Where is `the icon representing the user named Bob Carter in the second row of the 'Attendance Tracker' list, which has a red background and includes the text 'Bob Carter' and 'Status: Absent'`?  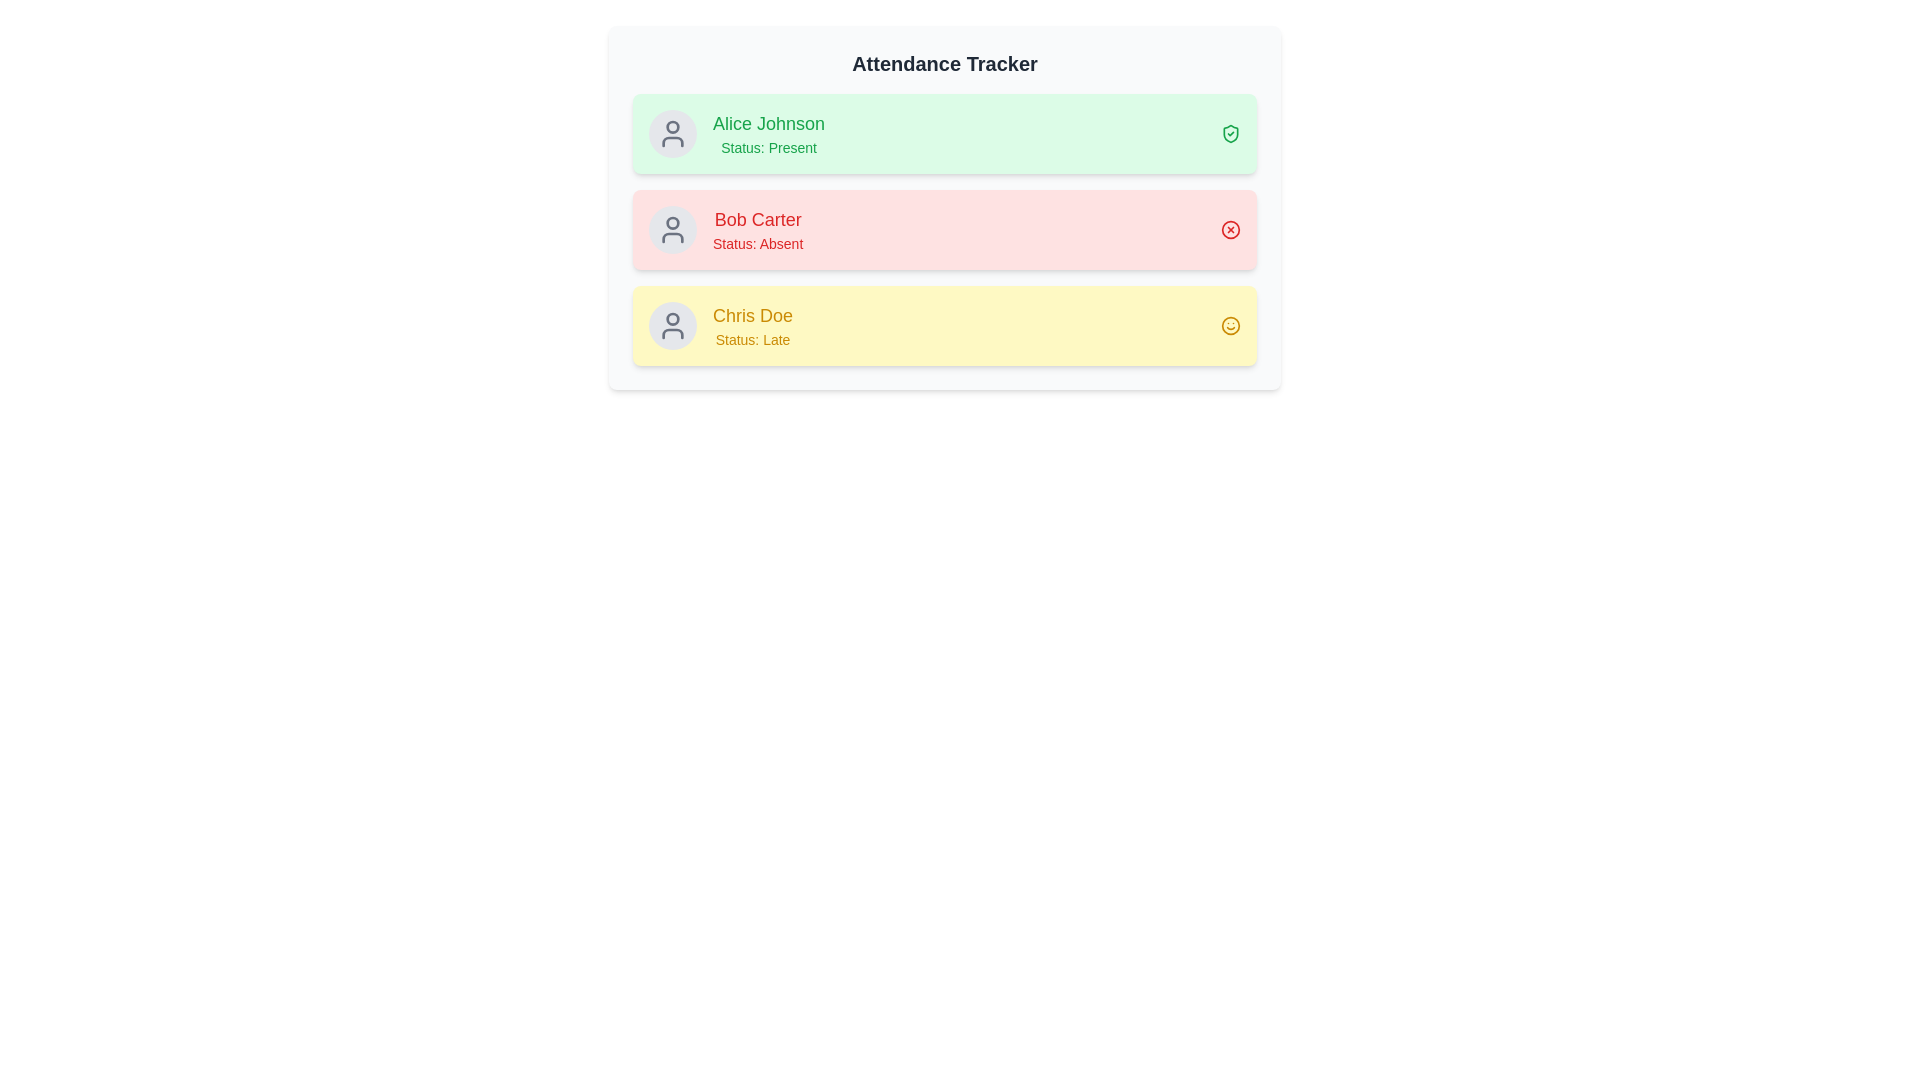
the icon representing the user named Bob Carter in the second row of the 'Attendance Tracker' list, which has a red background and includes the text 'Bob Carter' and 'Status: Absent' is located at coordinates (672, 229).